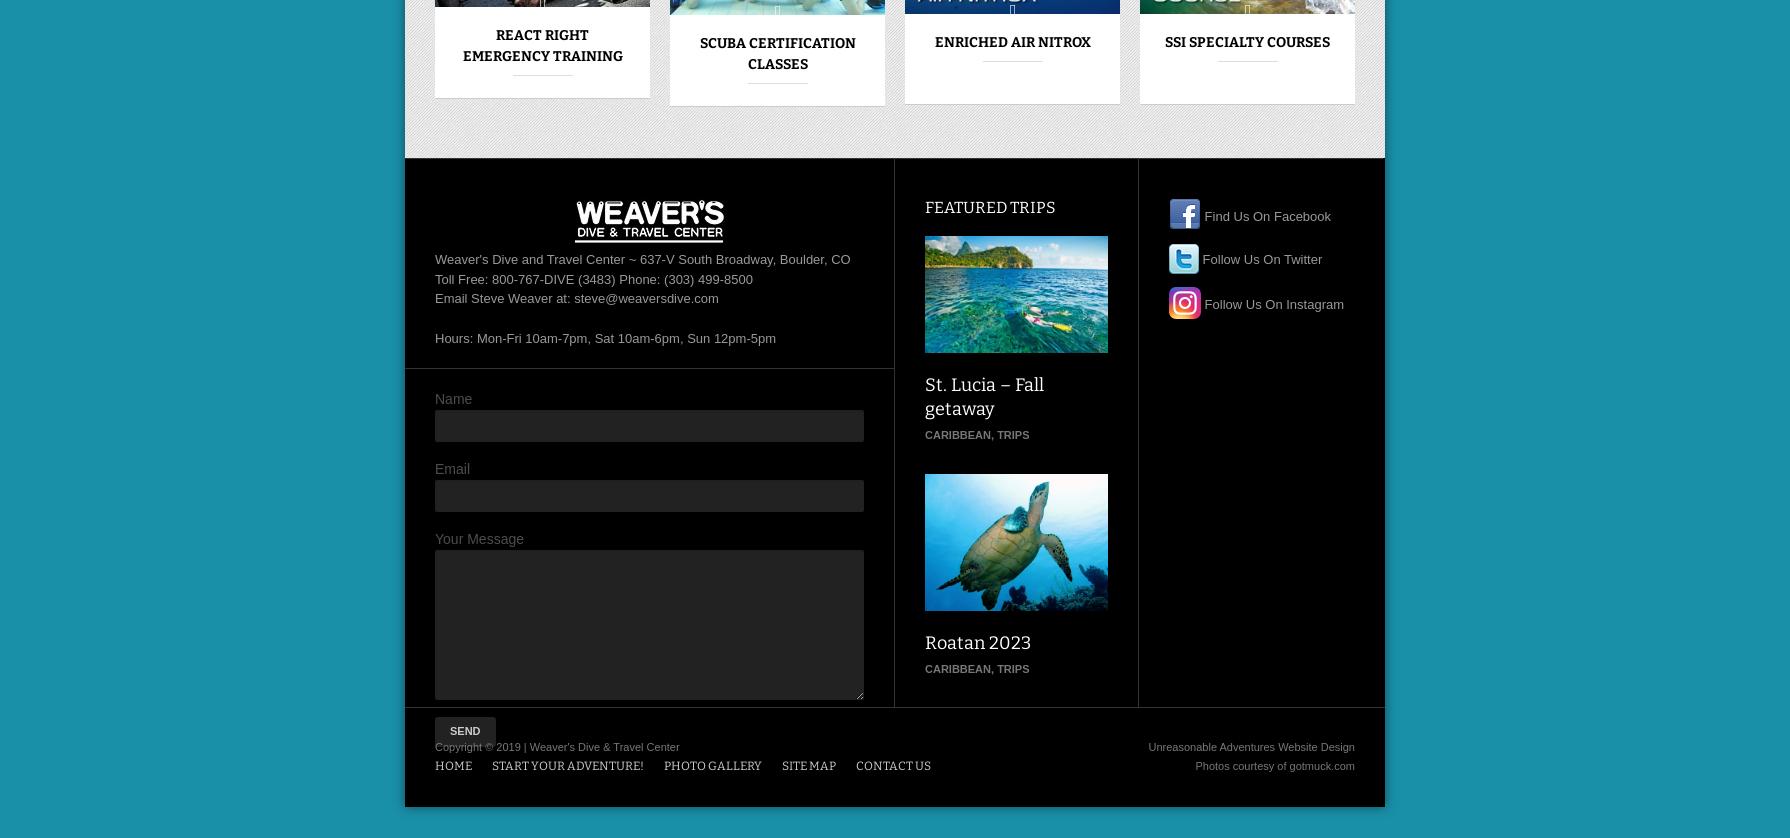 The image size is (1790, 838). What do you see at coordinates (1200, 214) in the screenshot?
I see `'Find Us On Facebook'` at bounding box center [1200, 214].